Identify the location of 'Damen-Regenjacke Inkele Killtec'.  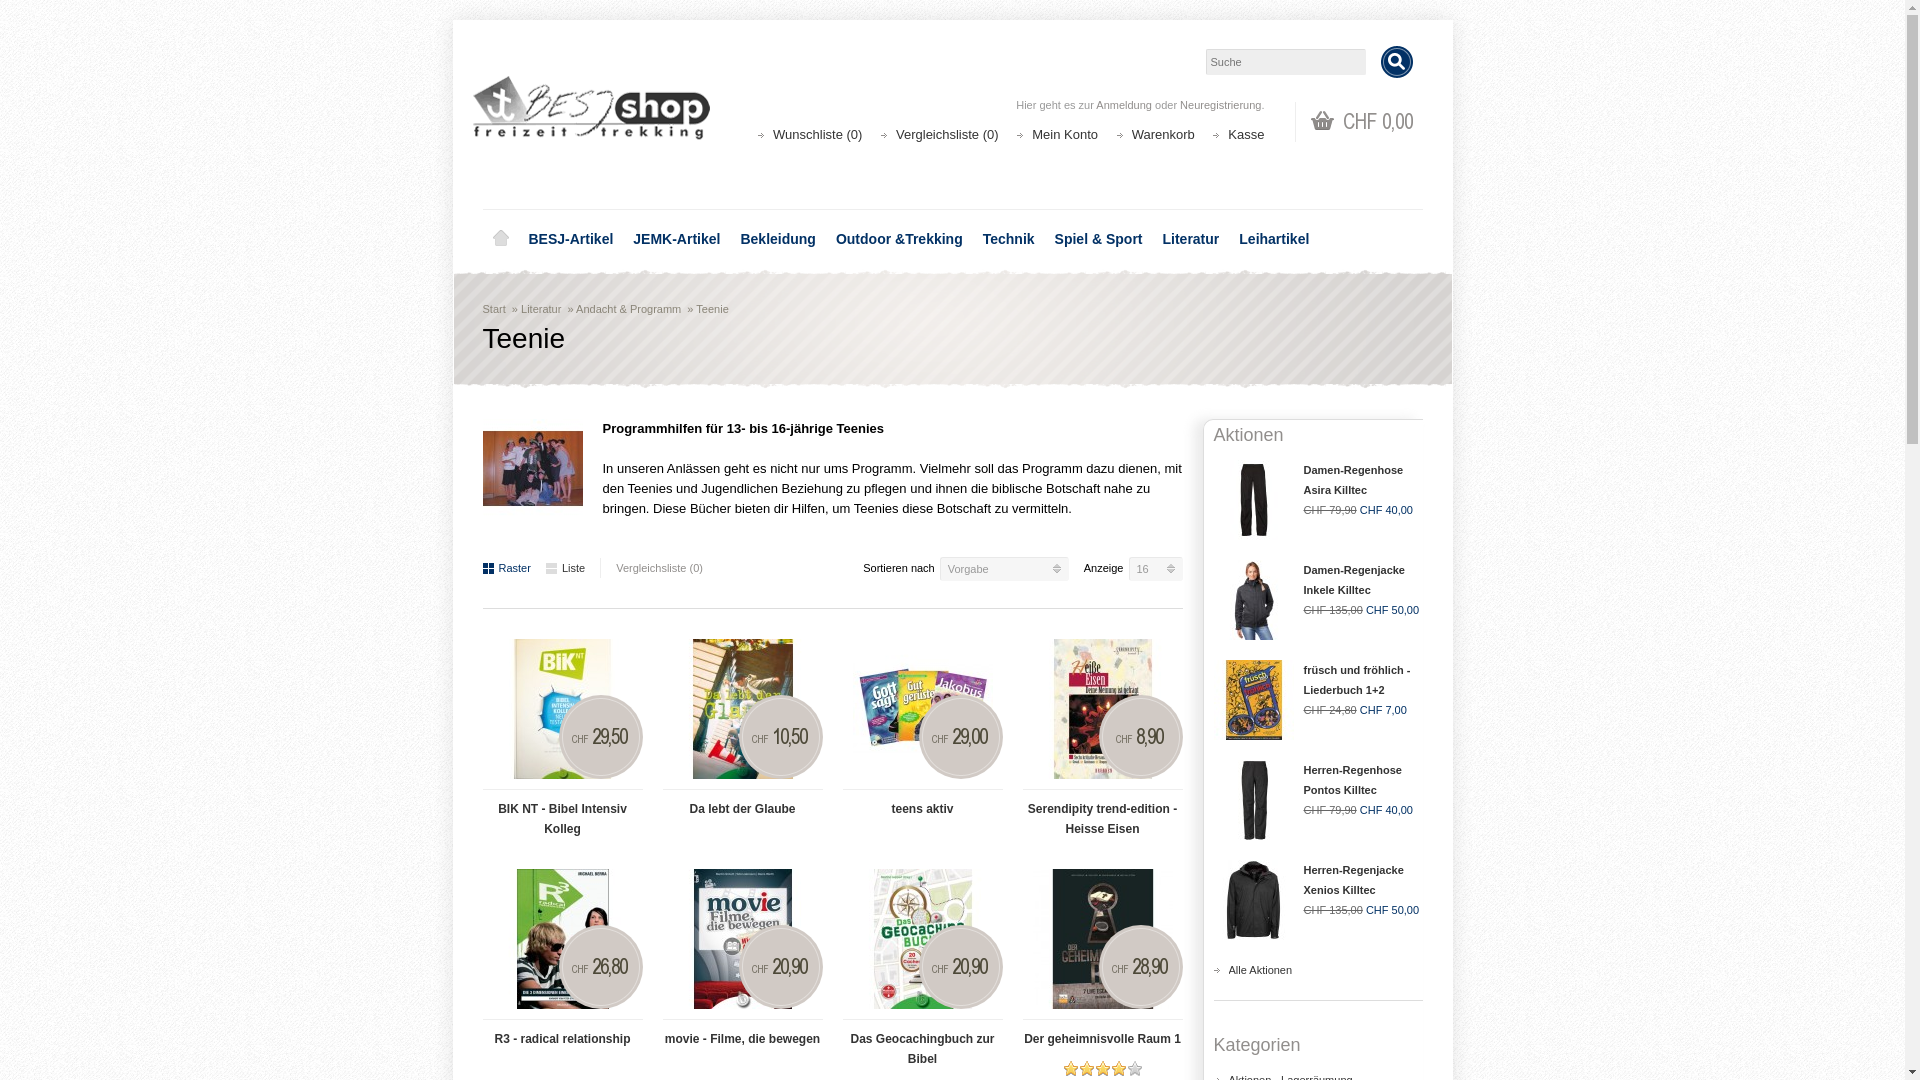
(1304, 579).